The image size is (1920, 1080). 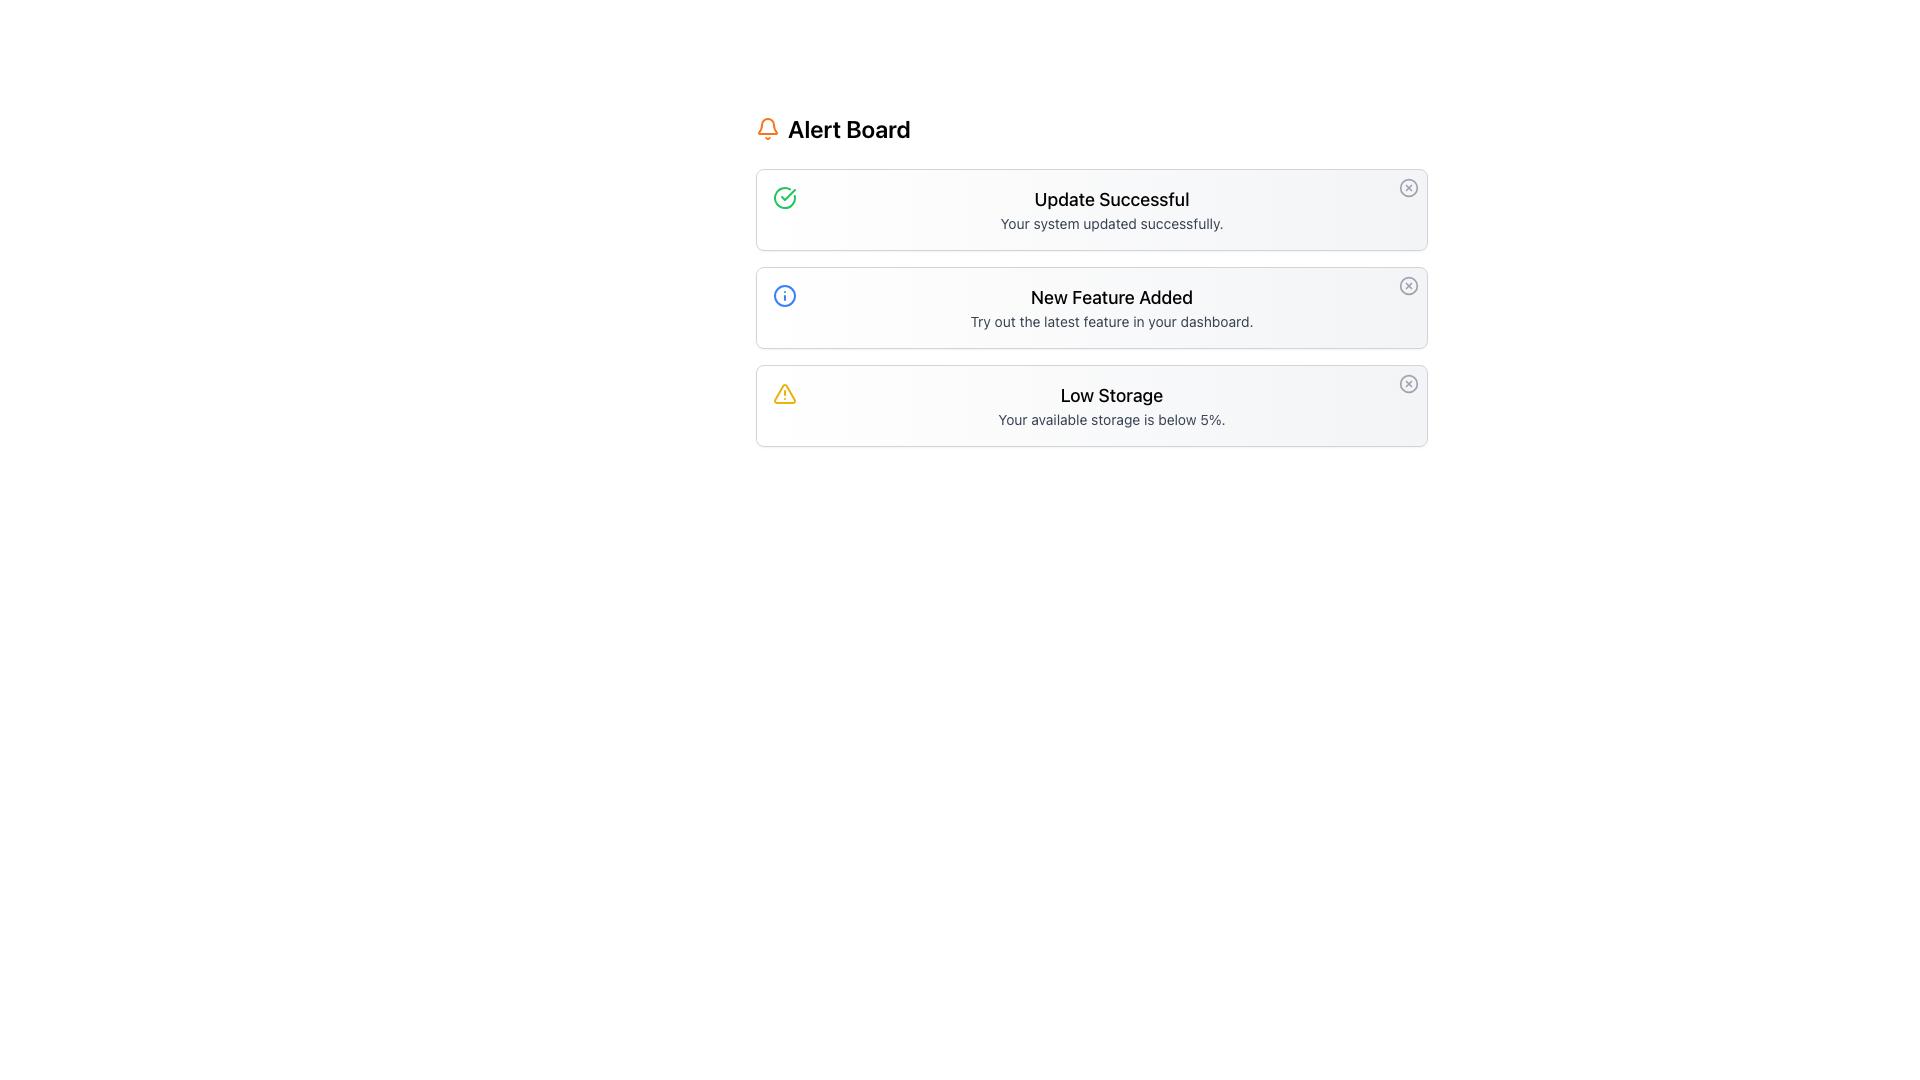 I want to click on the informational text block that provides details about a new feature on the dashboard, located as the second item under the 'Alert Board' heading, so click(x=1111, y=308).